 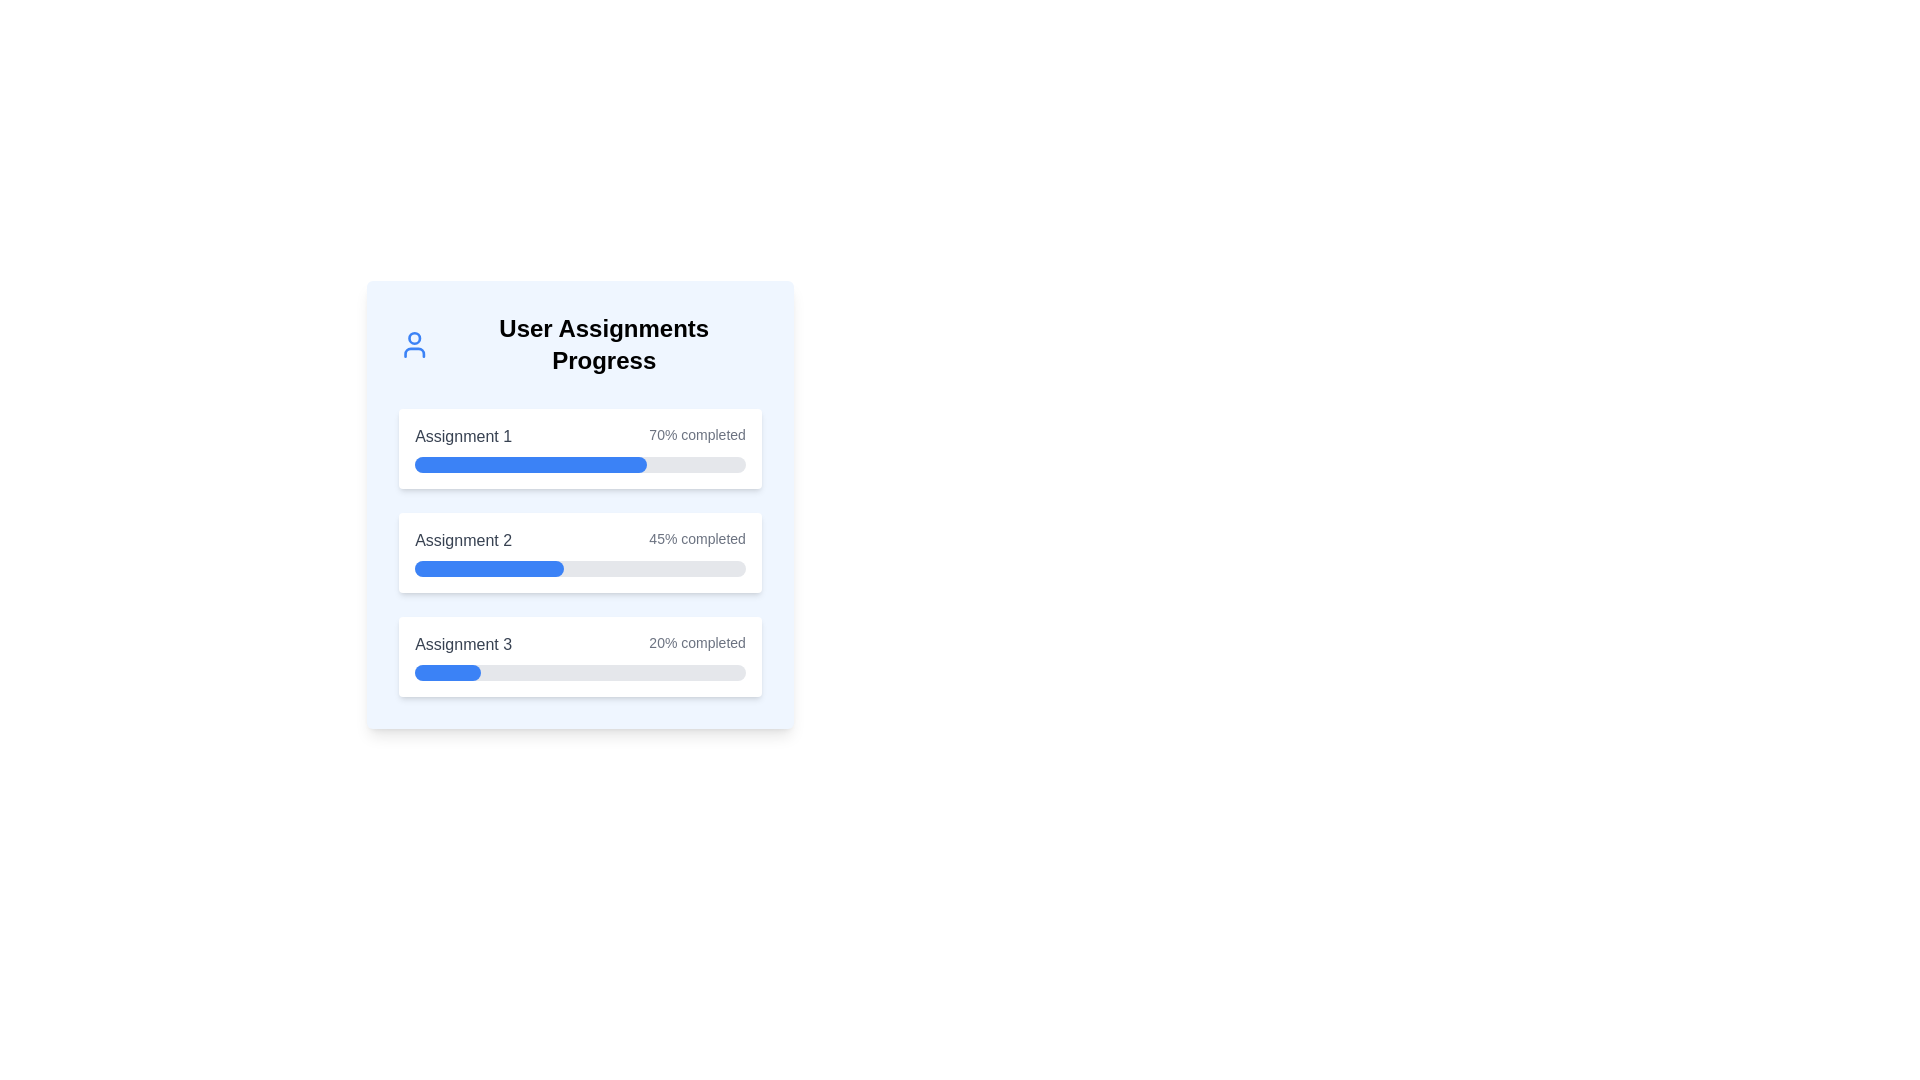 What do you see at coordinates (530, 465) in the screenshot?
I see `the blue rounded progress bar representing 'Assignment 1' in the 'User Assignments Progress' list` at bounding box center [530, 465].